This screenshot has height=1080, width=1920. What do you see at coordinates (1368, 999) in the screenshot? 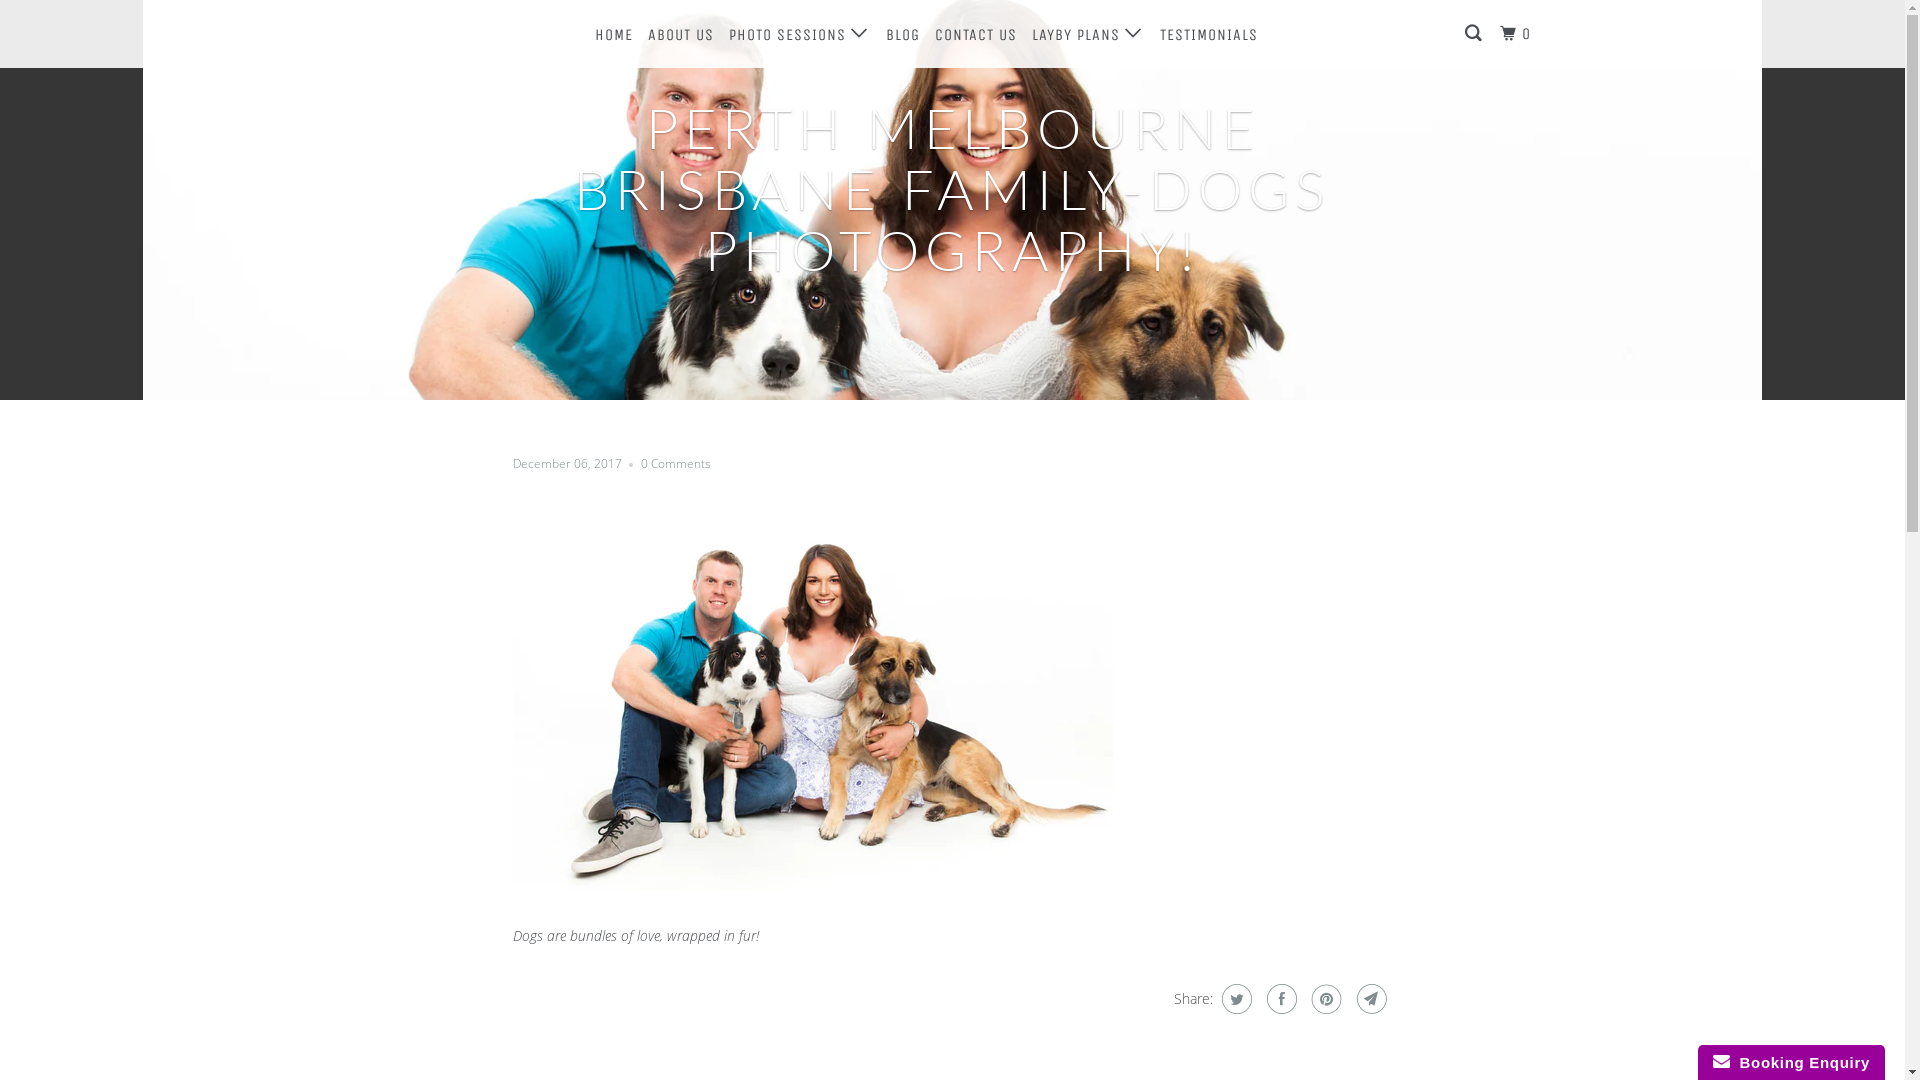
I see `'Email this to a friend'` at bounding box center [1368, 999].